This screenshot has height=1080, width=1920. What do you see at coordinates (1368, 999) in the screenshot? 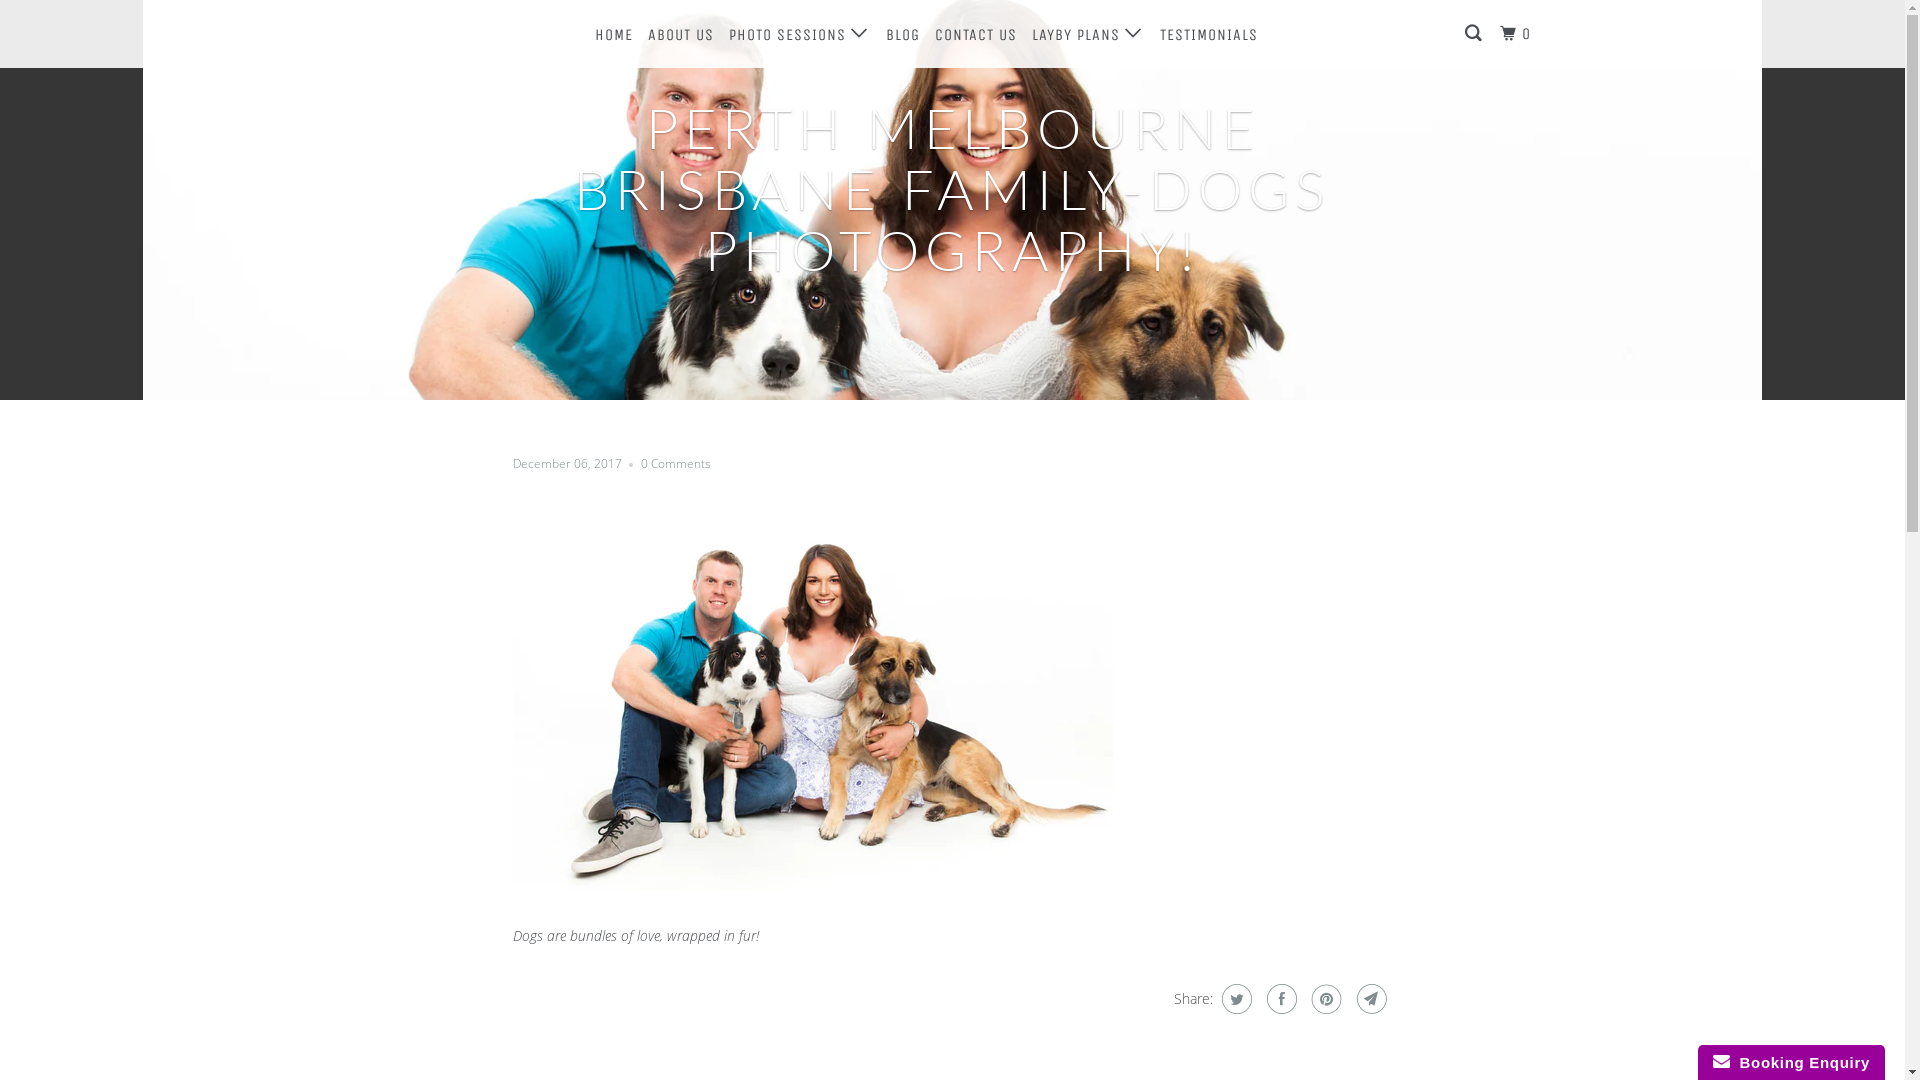
I see `'Email this to a friend'` at bounding box center [1368, 999].